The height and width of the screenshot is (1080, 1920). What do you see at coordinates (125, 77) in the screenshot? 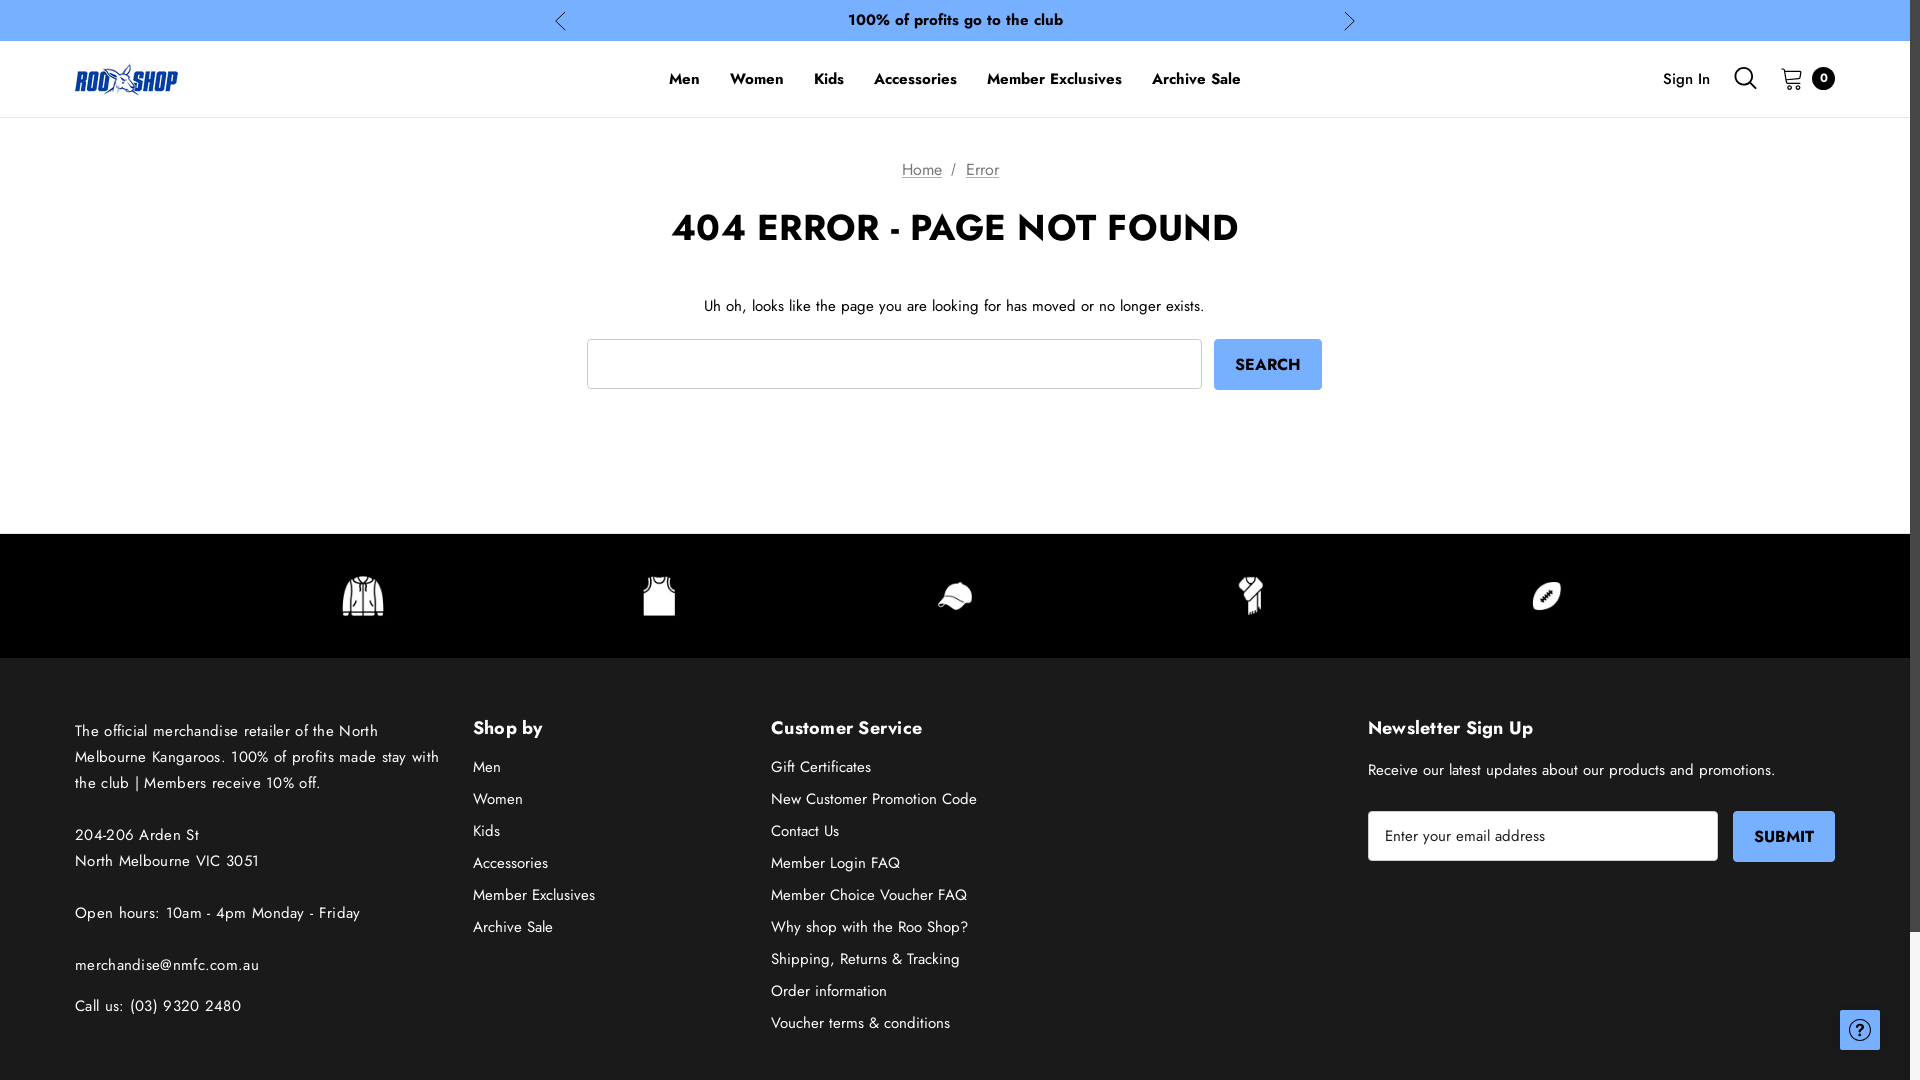
I see `'The Roo Shop'` at bounding box center [125, 77].